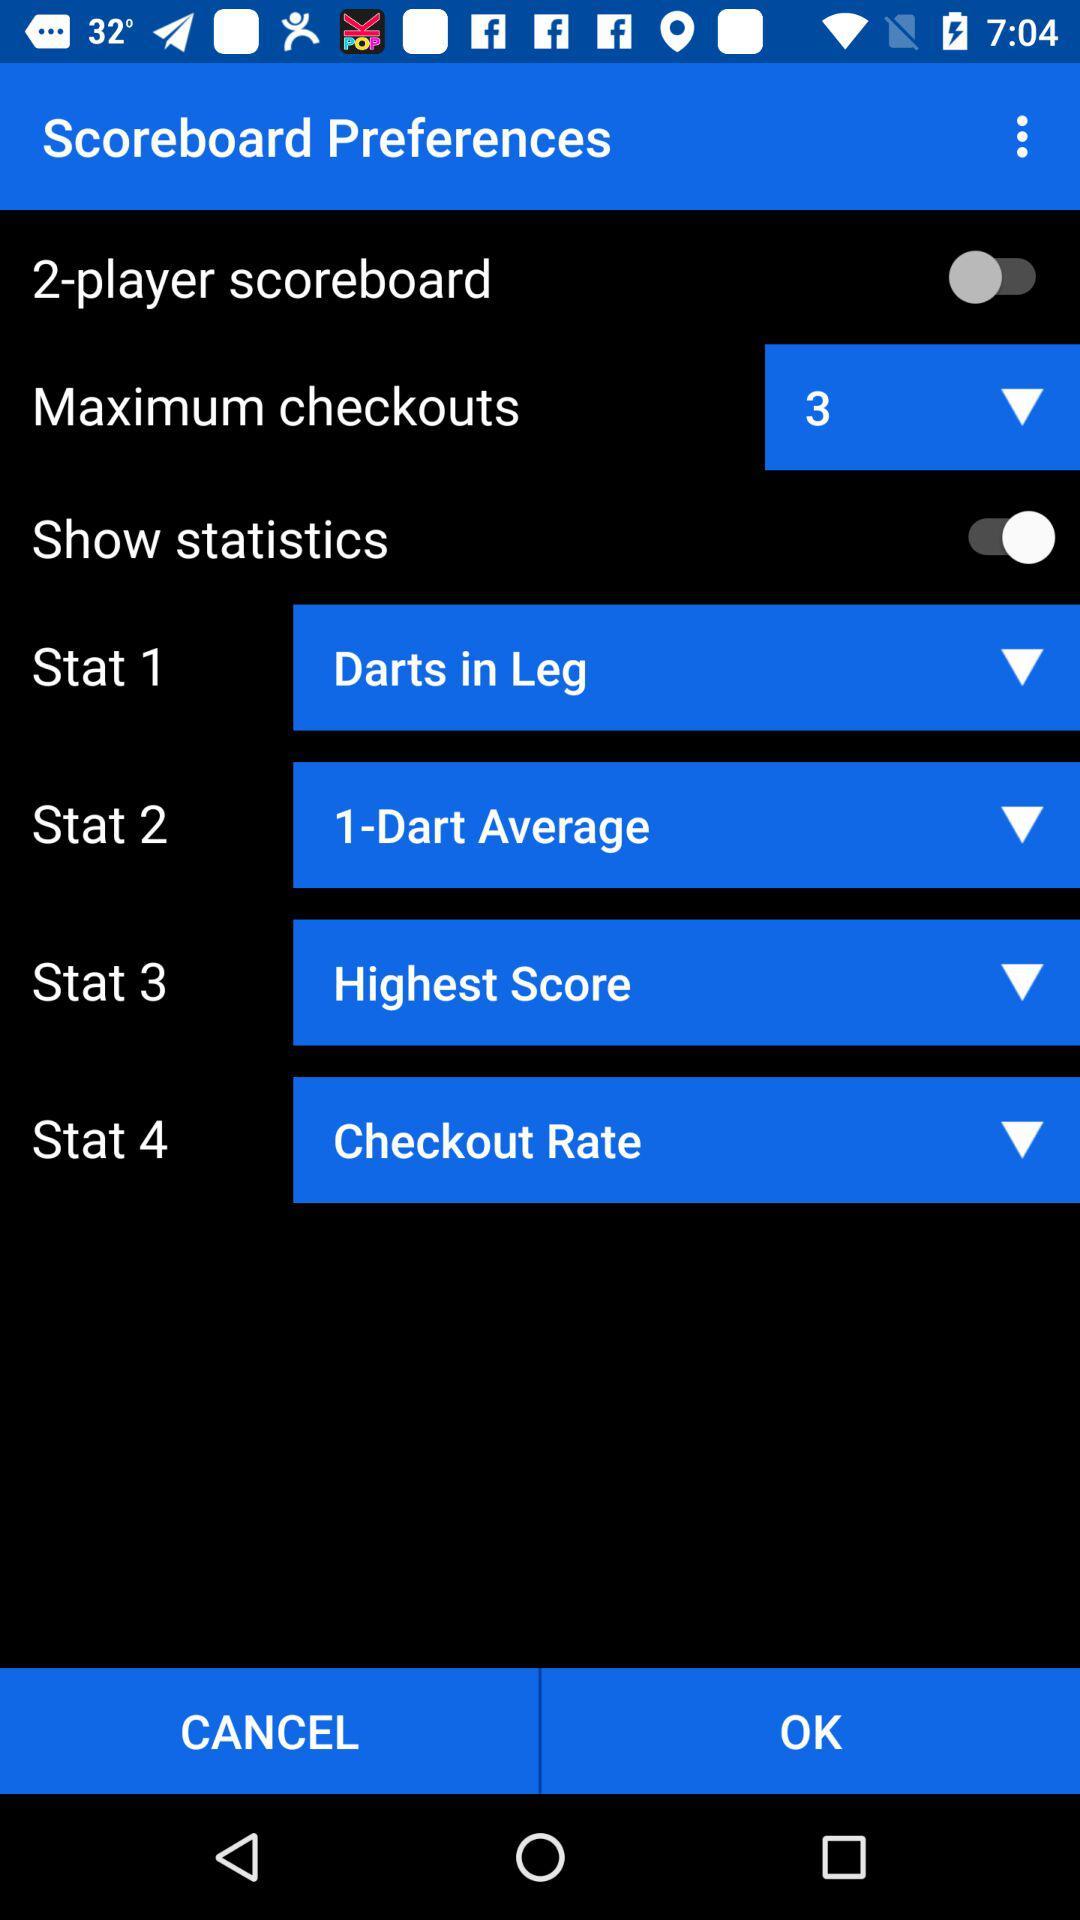 The width and height of the screenshot is (1080, 1920). I want to click on the app next to scoreboard preferences item, so click(1027, 135).